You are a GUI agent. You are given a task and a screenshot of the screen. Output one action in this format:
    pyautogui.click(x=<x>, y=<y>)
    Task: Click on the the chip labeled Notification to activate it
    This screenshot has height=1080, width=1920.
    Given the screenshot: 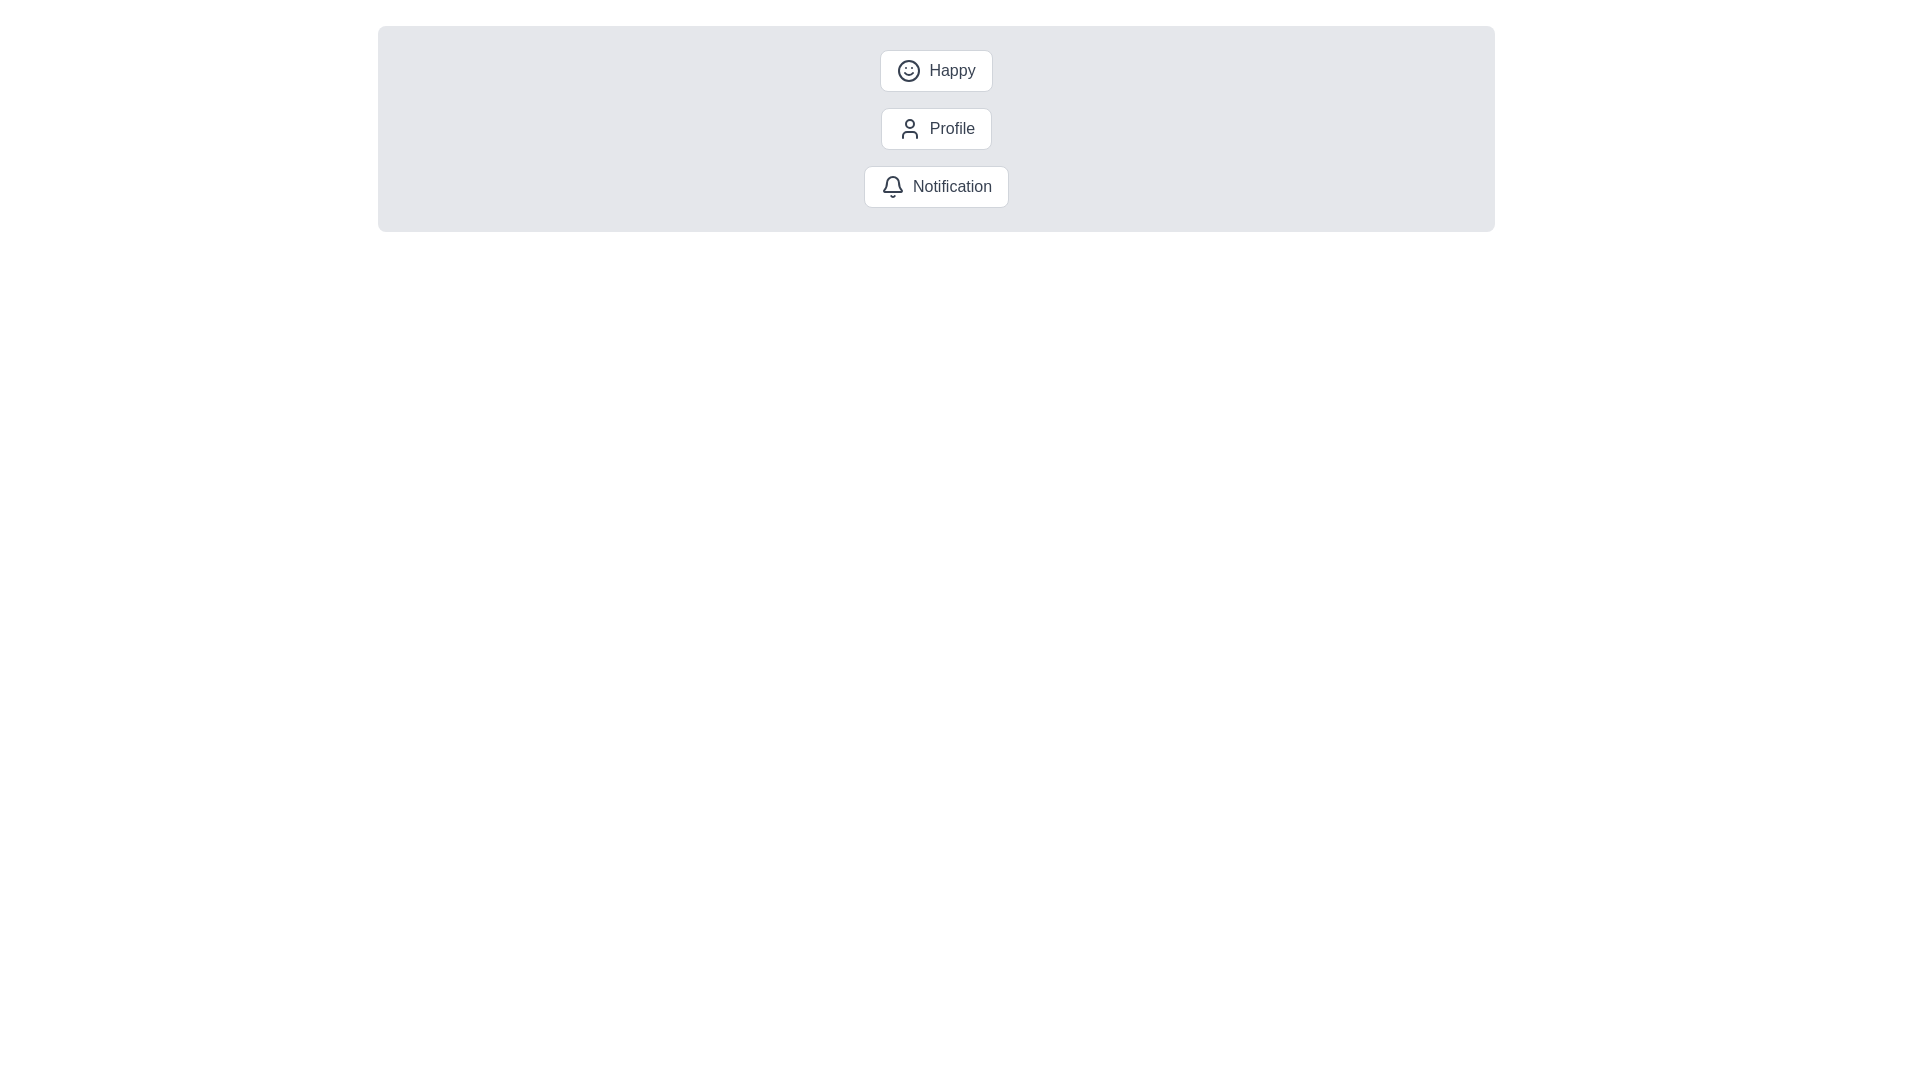 What is the action you would take?
    pyautogui.click(x=935, y=186)
    